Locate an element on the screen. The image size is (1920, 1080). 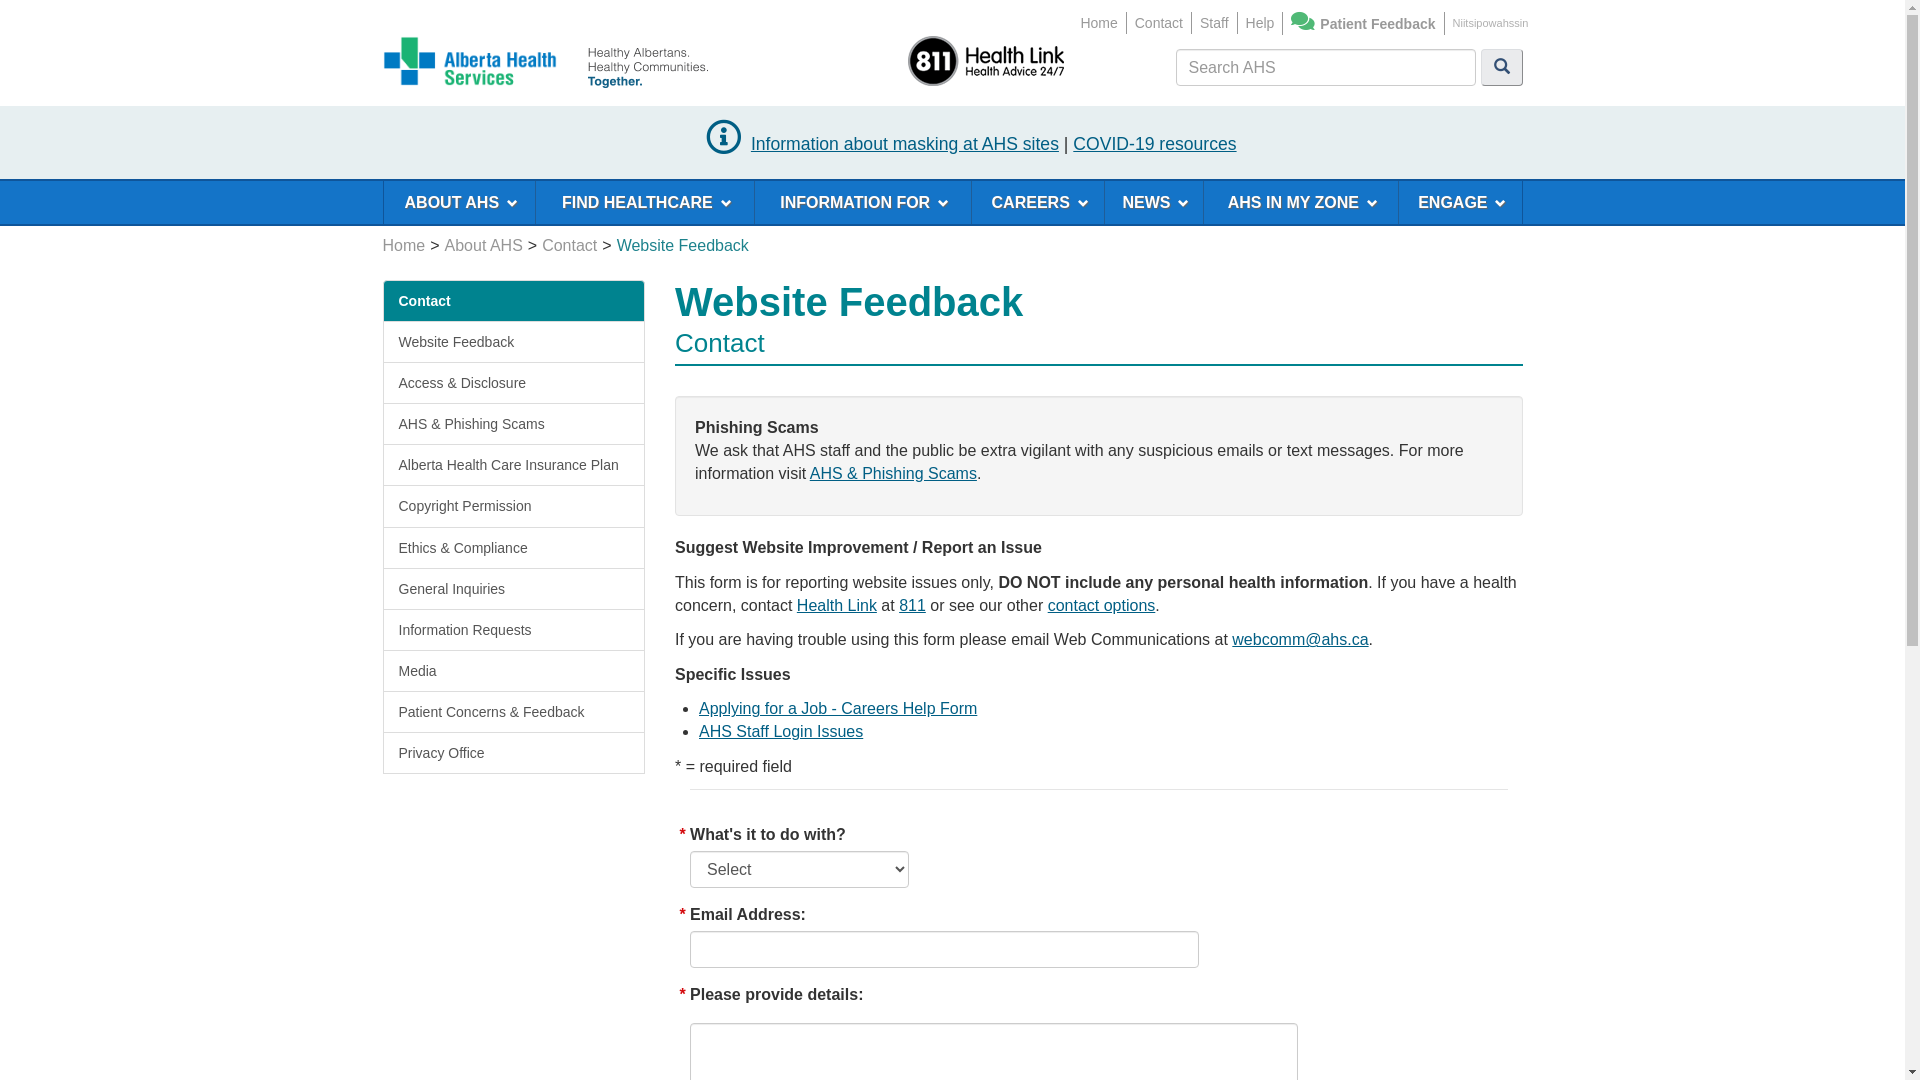
'ENGAGE' is located at coordinates (1459, 202).